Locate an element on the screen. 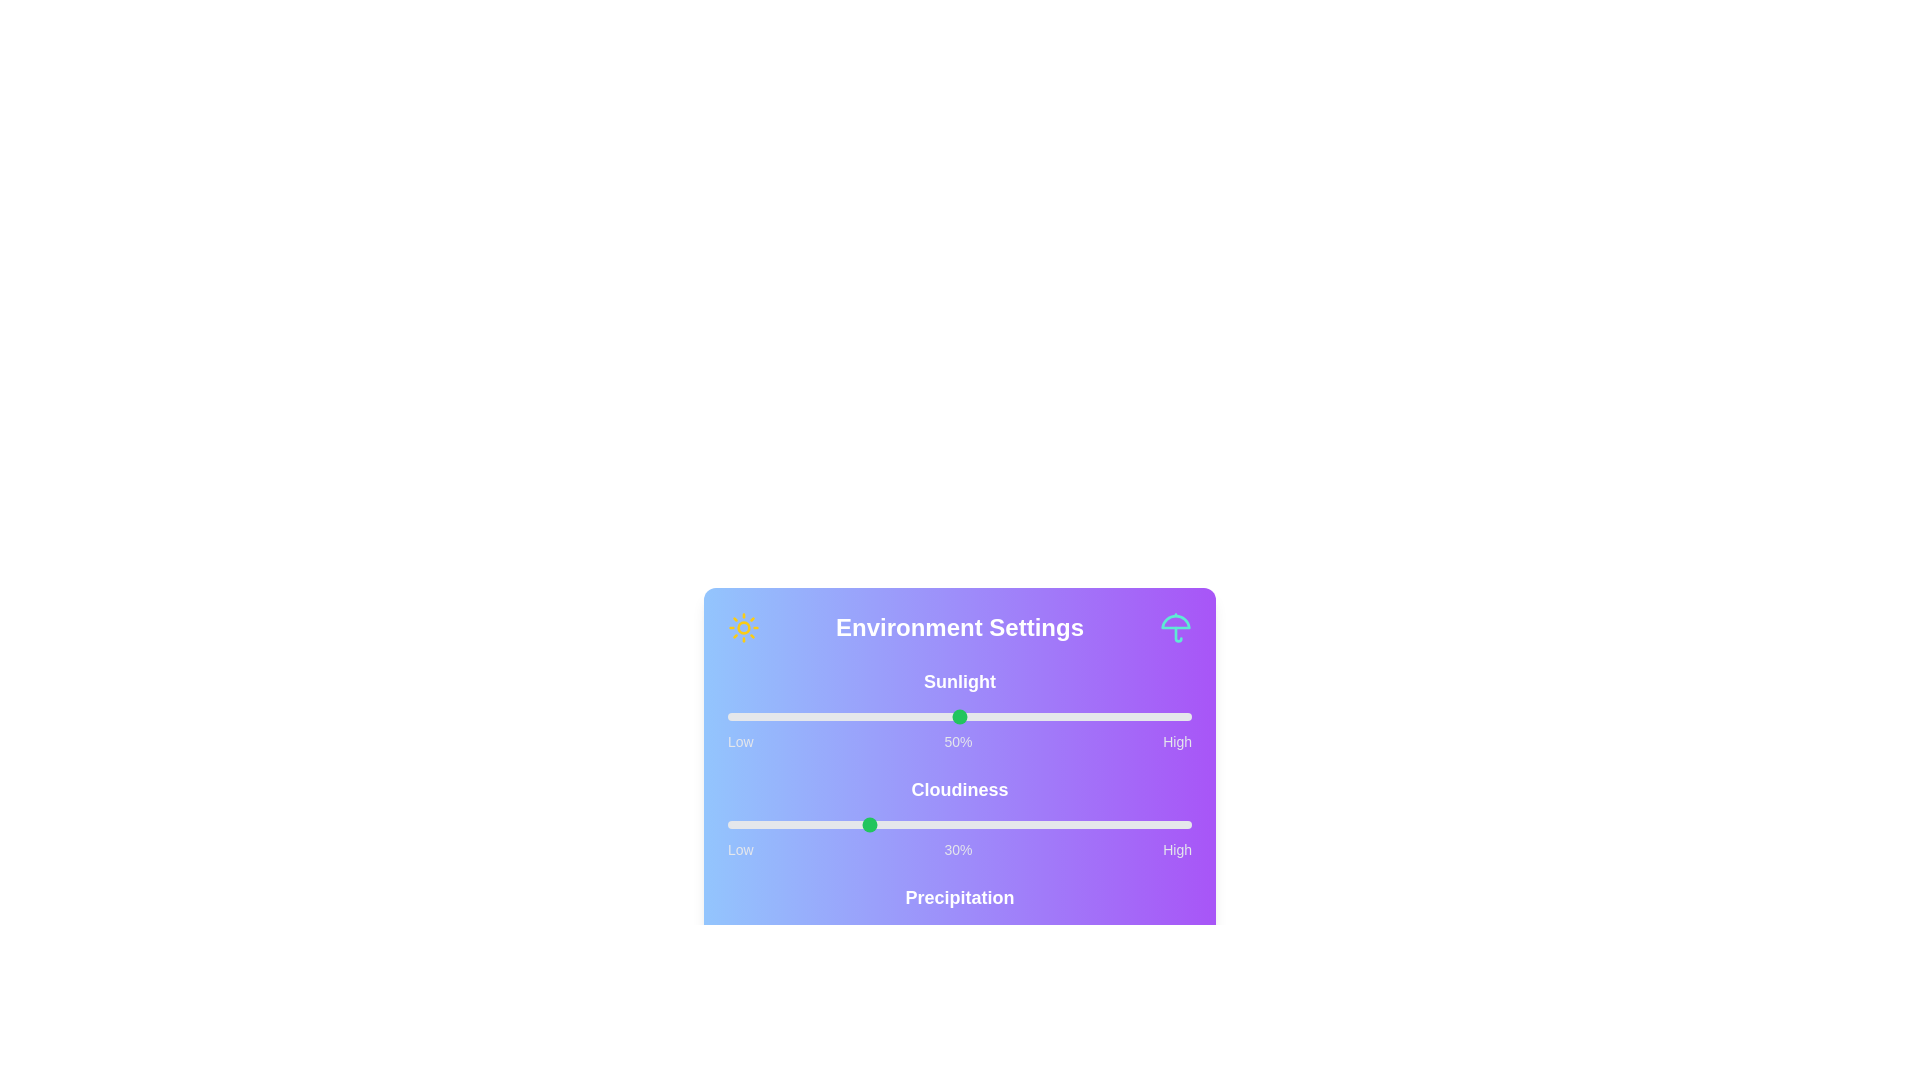 This screenshot has height=1080, width=1920. the sunlight slider to 88% is located at coordinates (1136, 716).